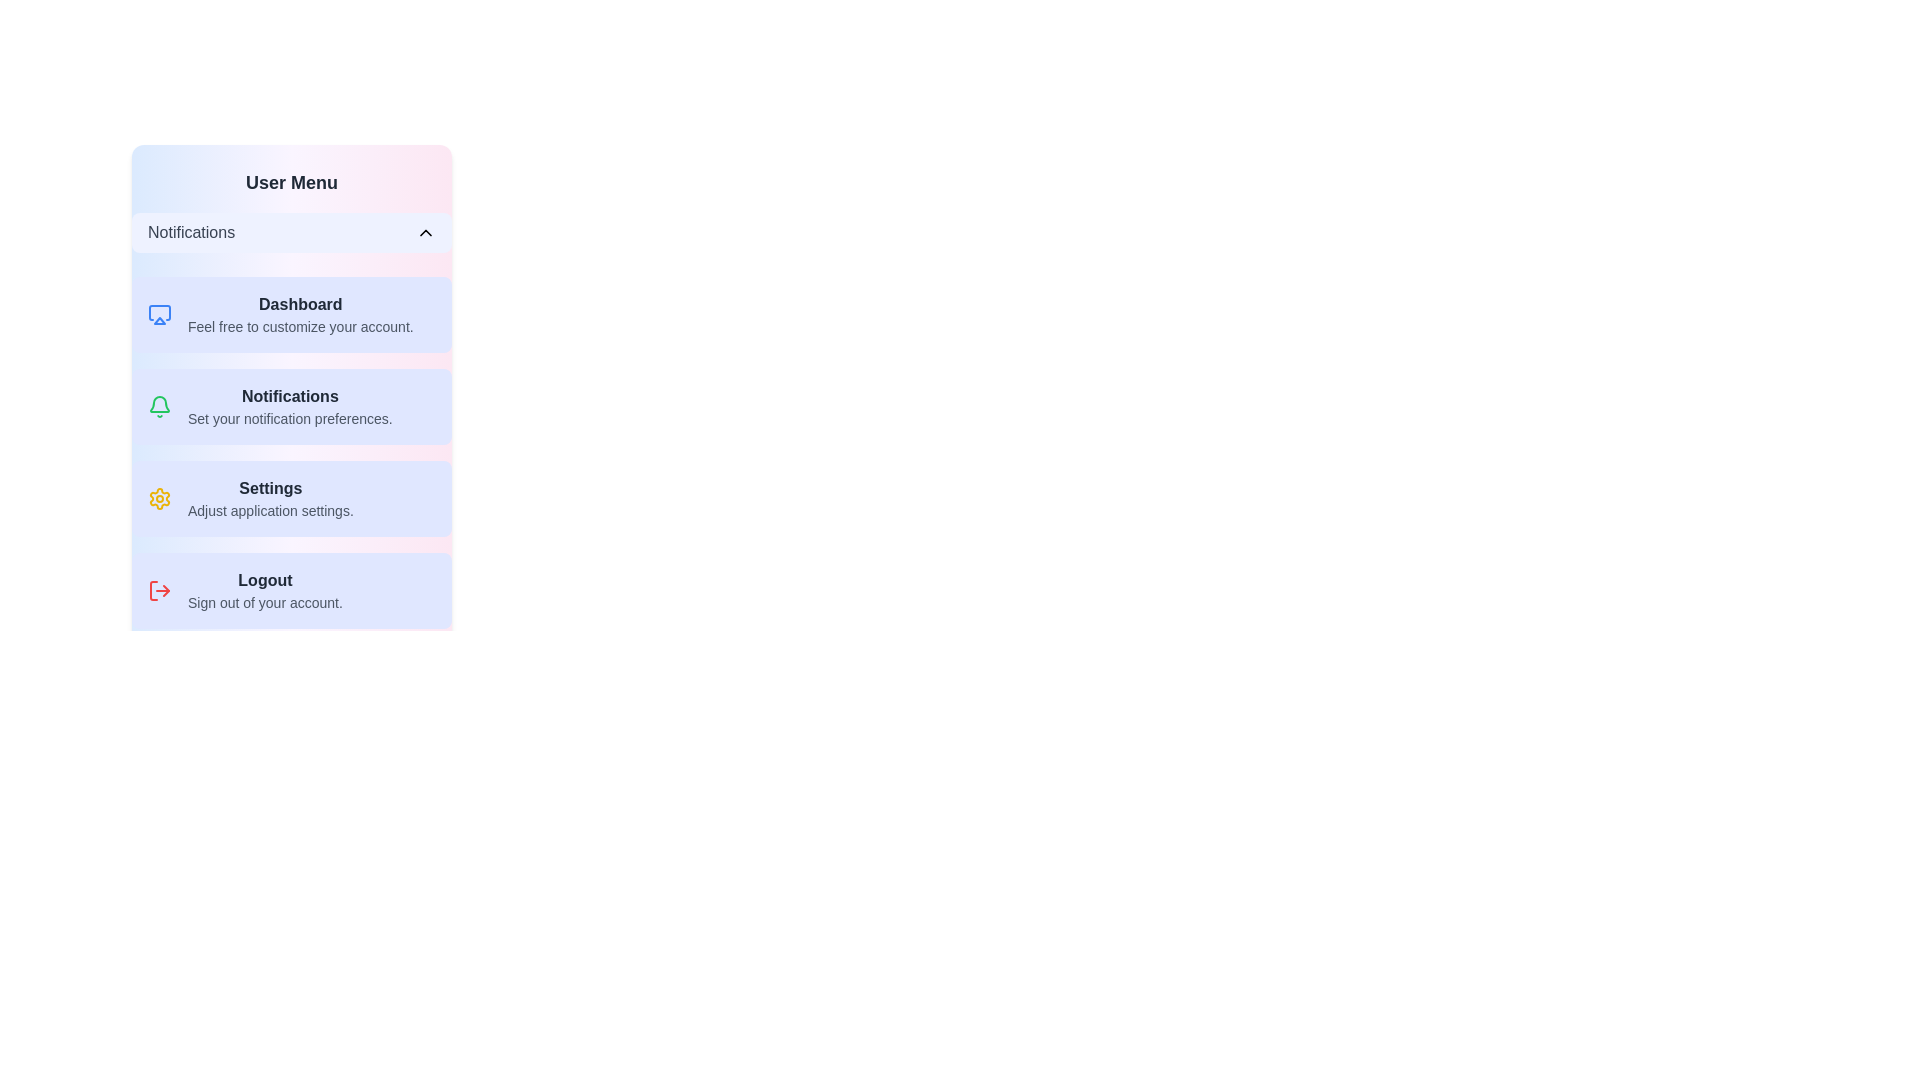  What do you see at coordinates (291, 497) in the screenshot?
I see `the menu item labeled 'Settings' to highlight it` at bounding box center [291, 497].